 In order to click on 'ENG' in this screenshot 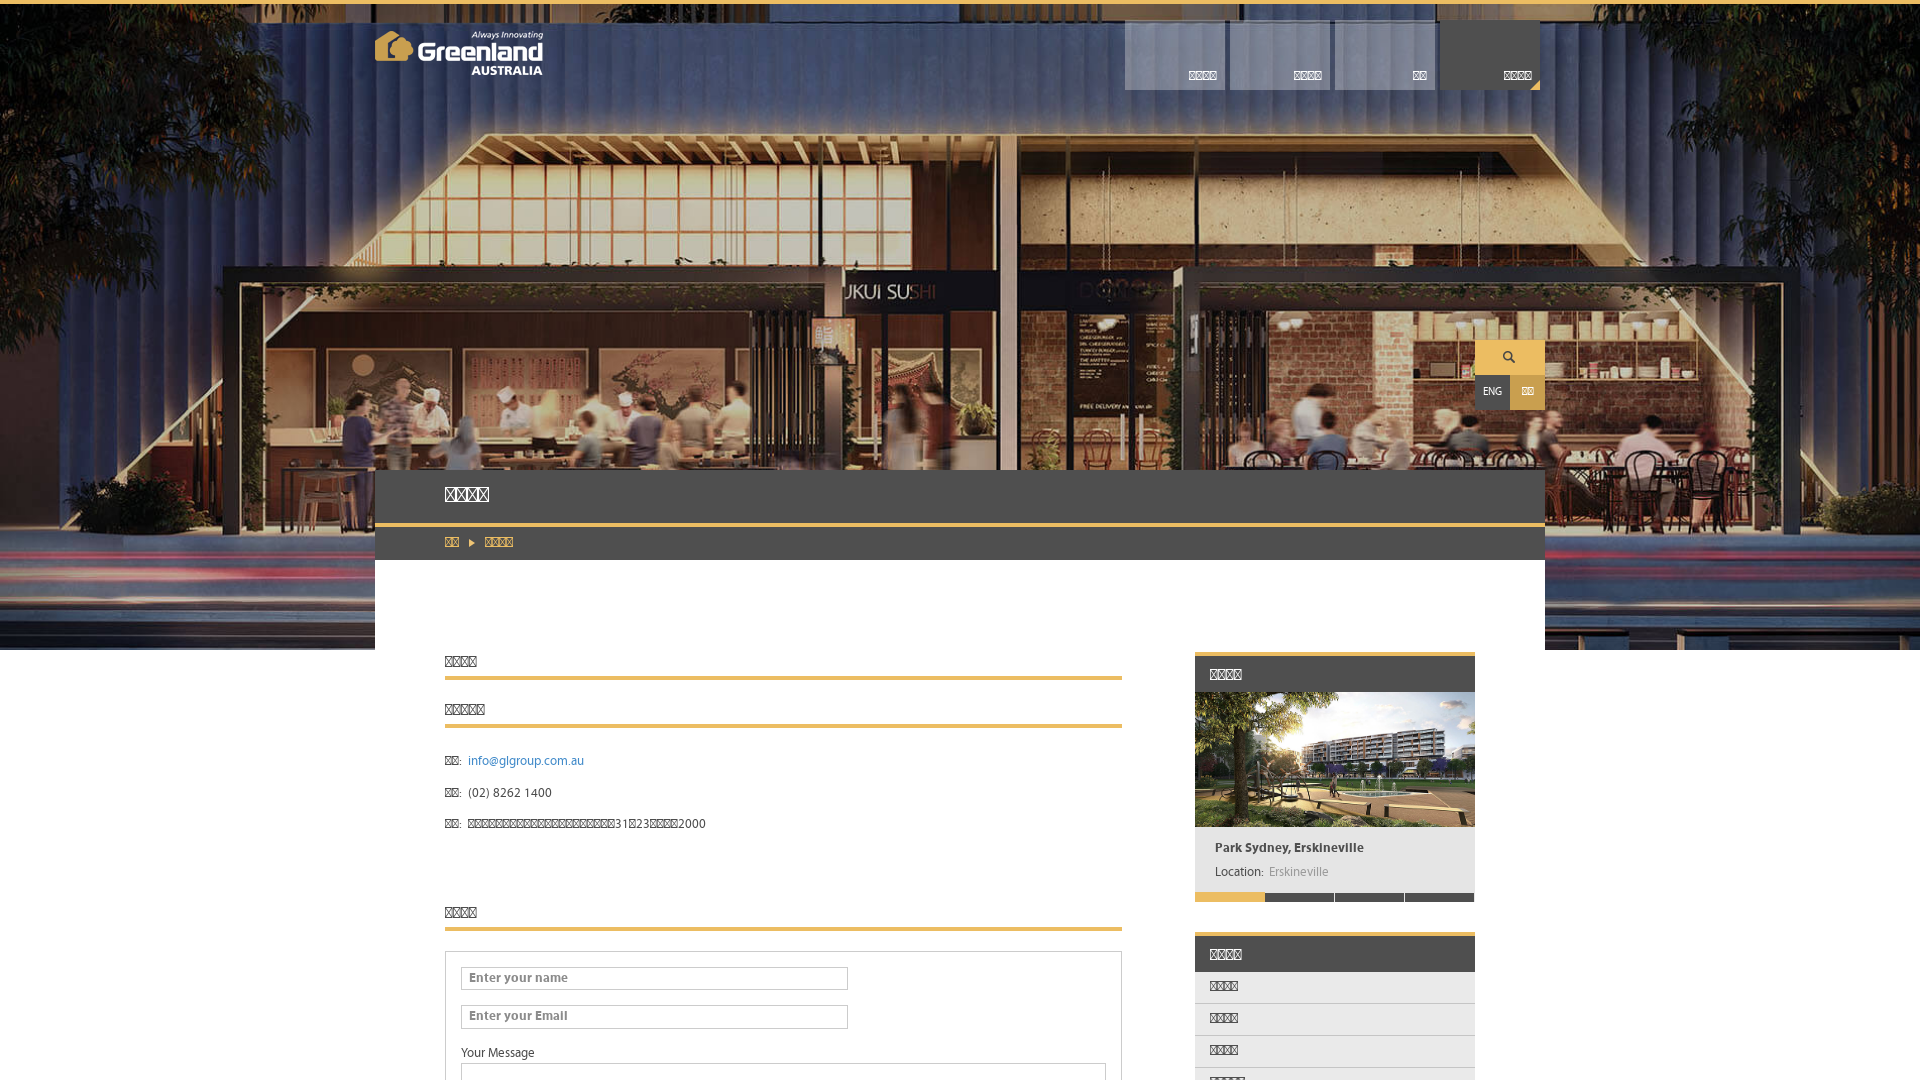, I will do `click(1492, 392)`.